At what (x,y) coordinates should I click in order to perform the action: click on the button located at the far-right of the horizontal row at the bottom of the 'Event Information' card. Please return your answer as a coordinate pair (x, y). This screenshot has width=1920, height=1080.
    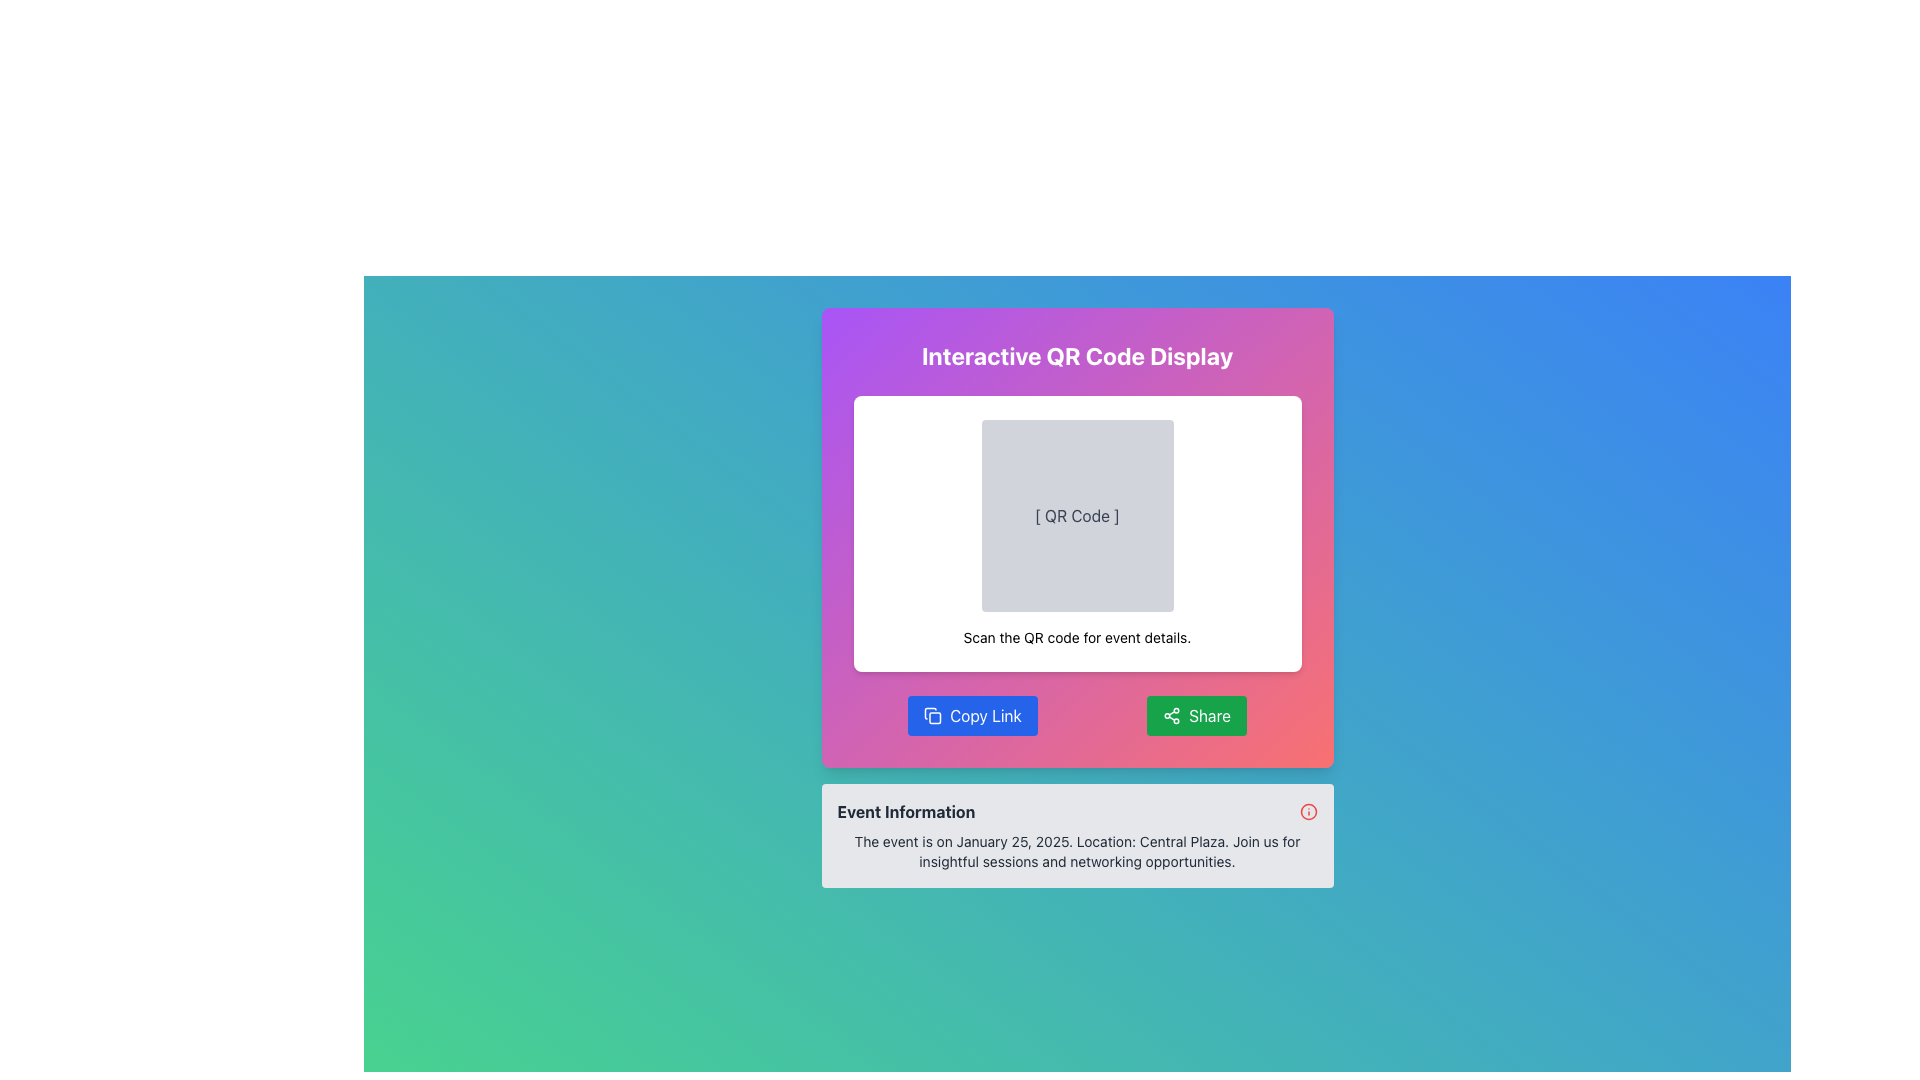
    Looking at the image, I should click on (1308, 812).